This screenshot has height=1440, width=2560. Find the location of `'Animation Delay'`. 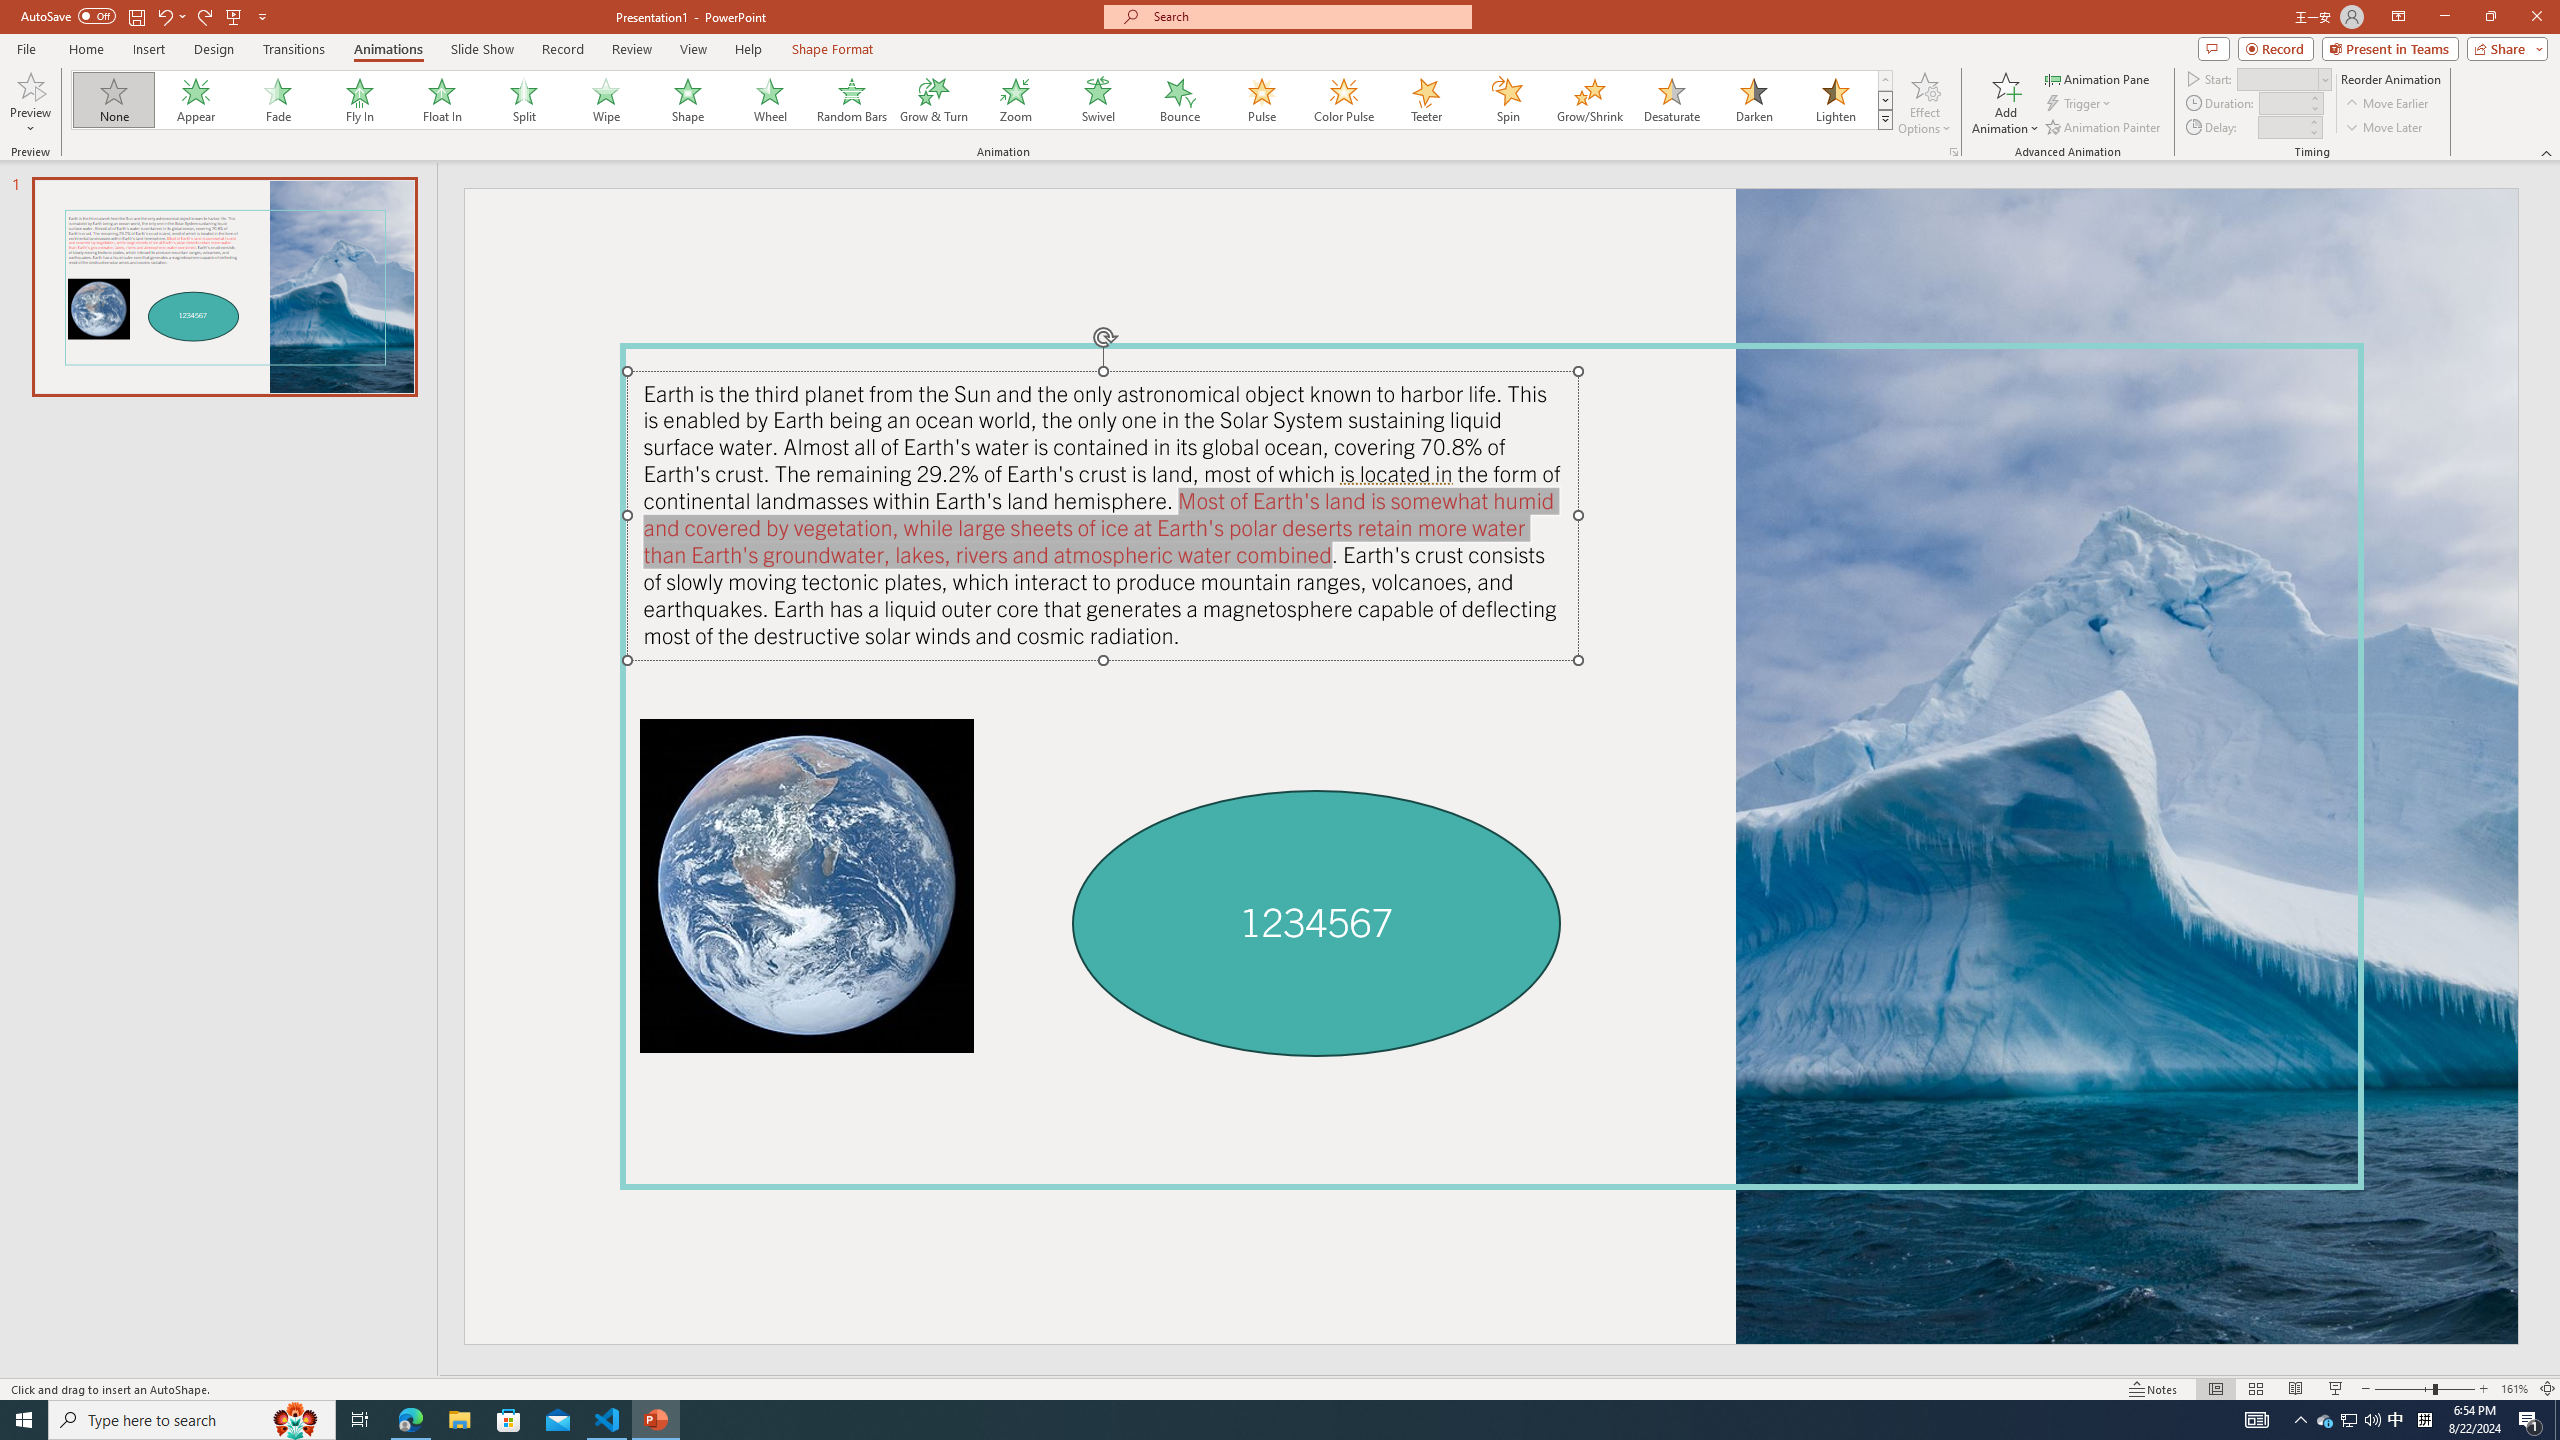

'Animation Delay' is located at coordinates (2279, 126).